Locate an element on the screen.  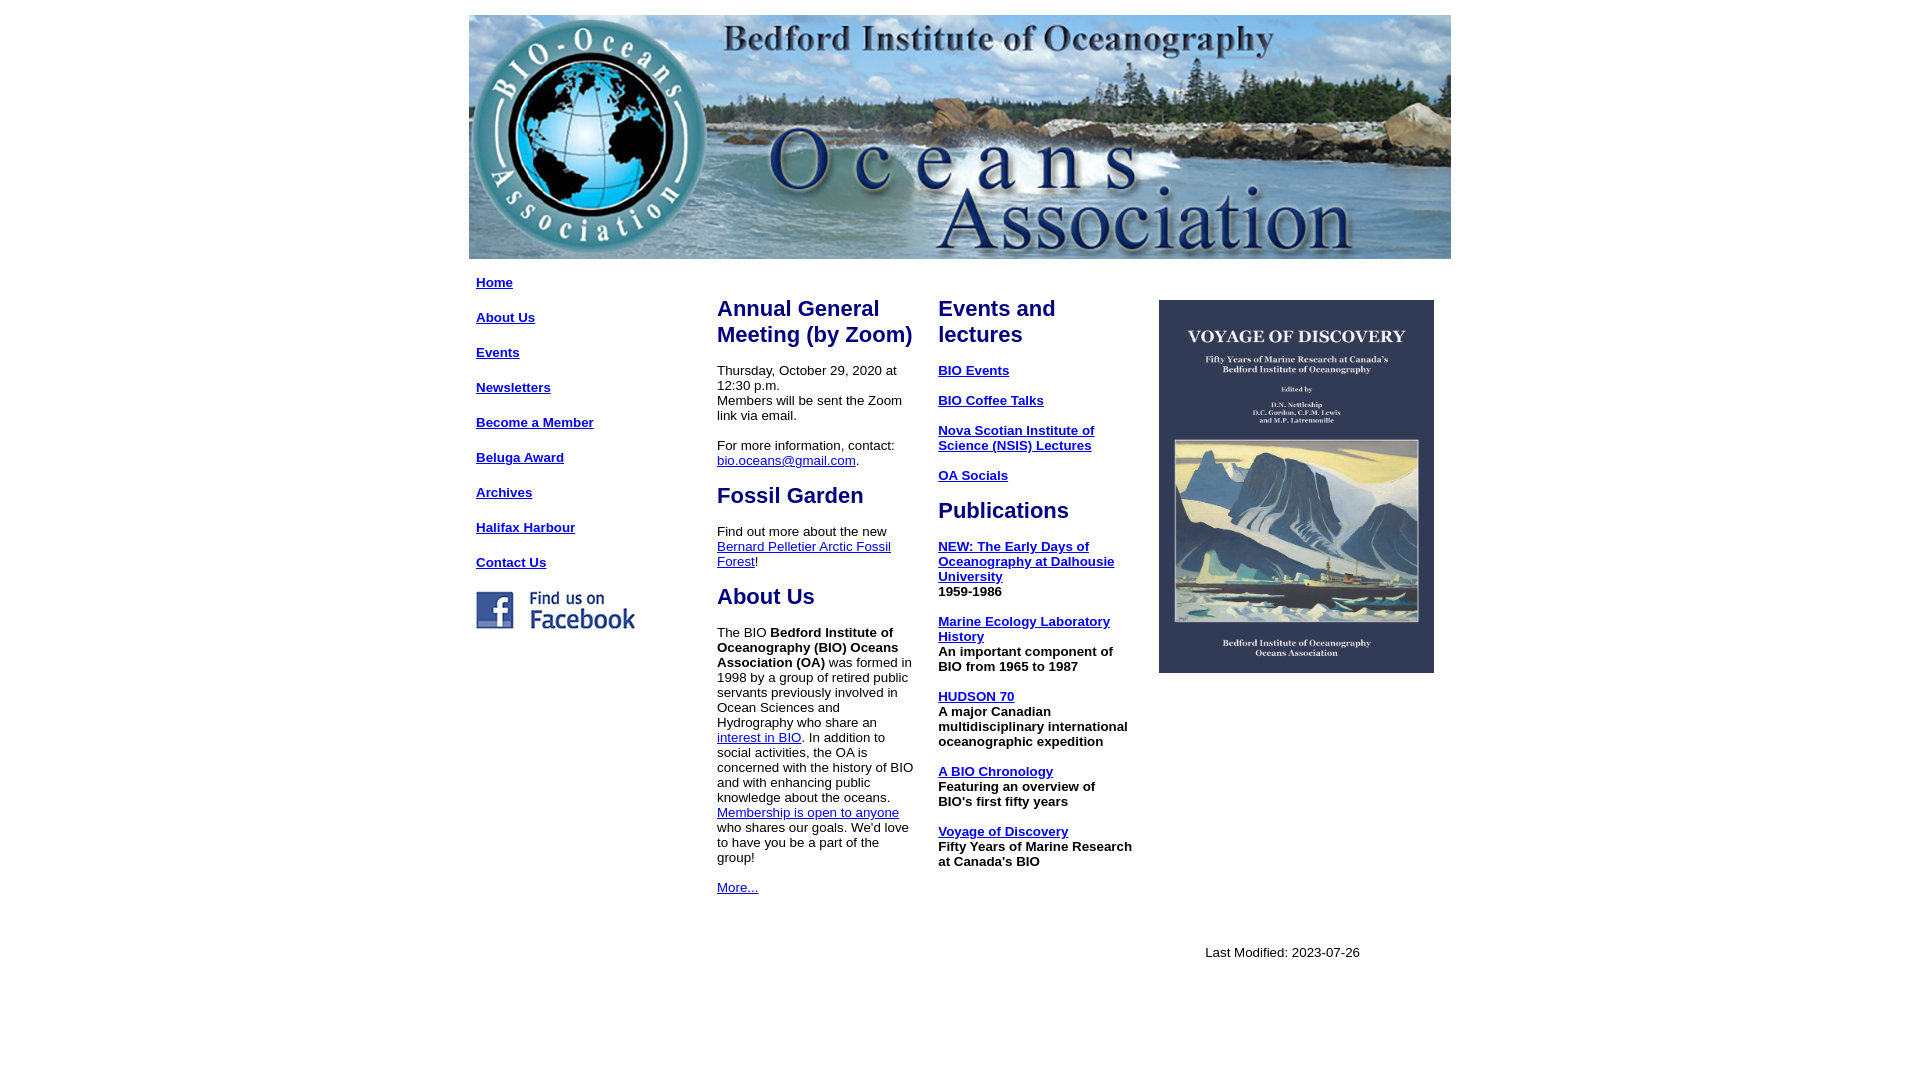
'Become a Member' is located at coordinates (534, 421).